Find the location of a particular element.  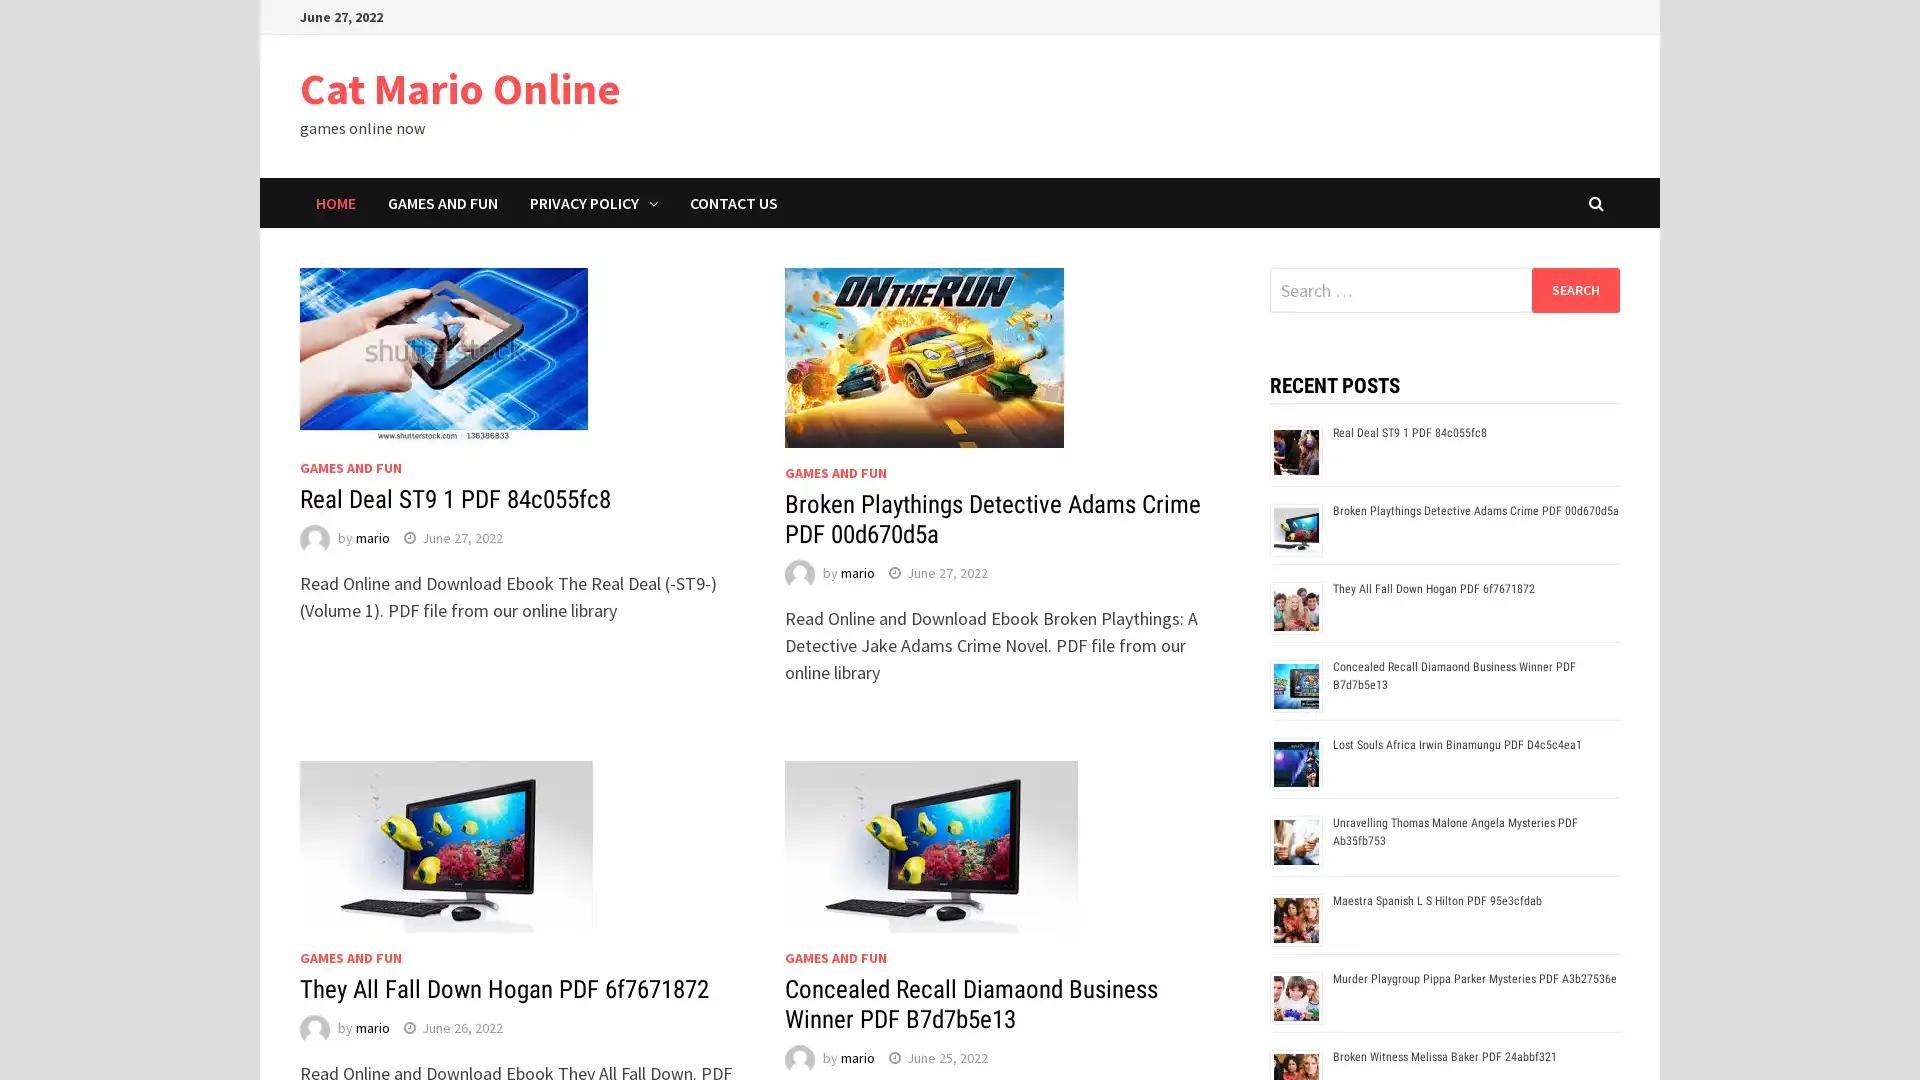

Search is located at coordinates (1574, 289).